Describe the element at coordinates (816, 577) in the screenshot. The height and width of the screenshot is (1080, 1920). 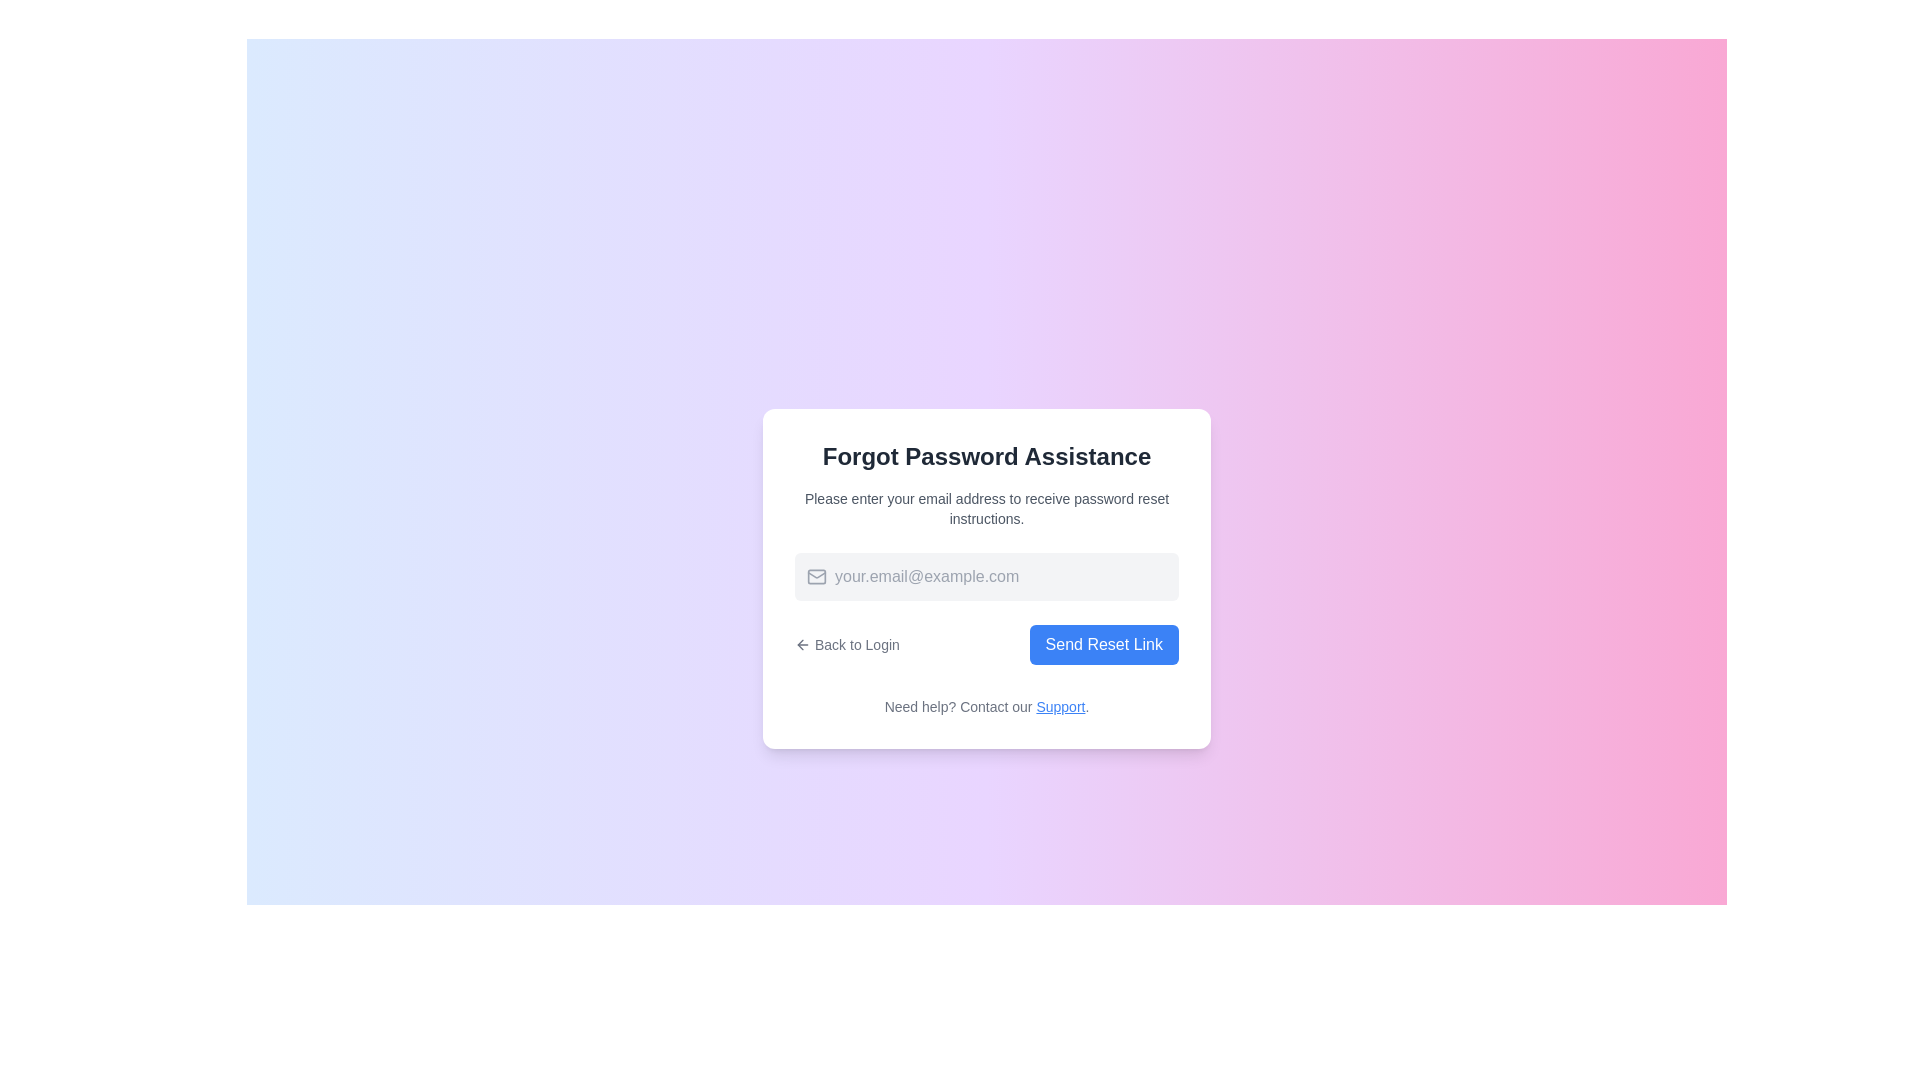
I see `the email input field icon, which is located to the left of the placeholder text 'your.email@example.com'` at that location.